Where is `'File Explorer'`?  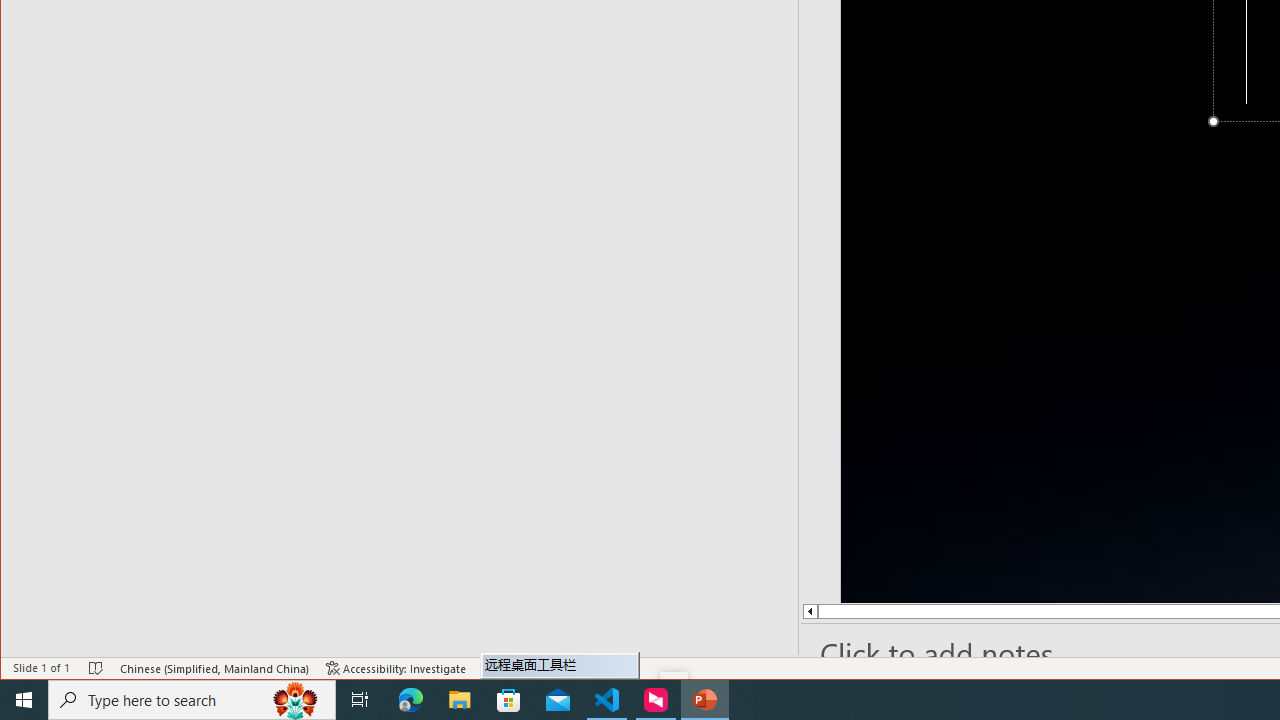
'File Explorer' is located at coordinates (459, 698).